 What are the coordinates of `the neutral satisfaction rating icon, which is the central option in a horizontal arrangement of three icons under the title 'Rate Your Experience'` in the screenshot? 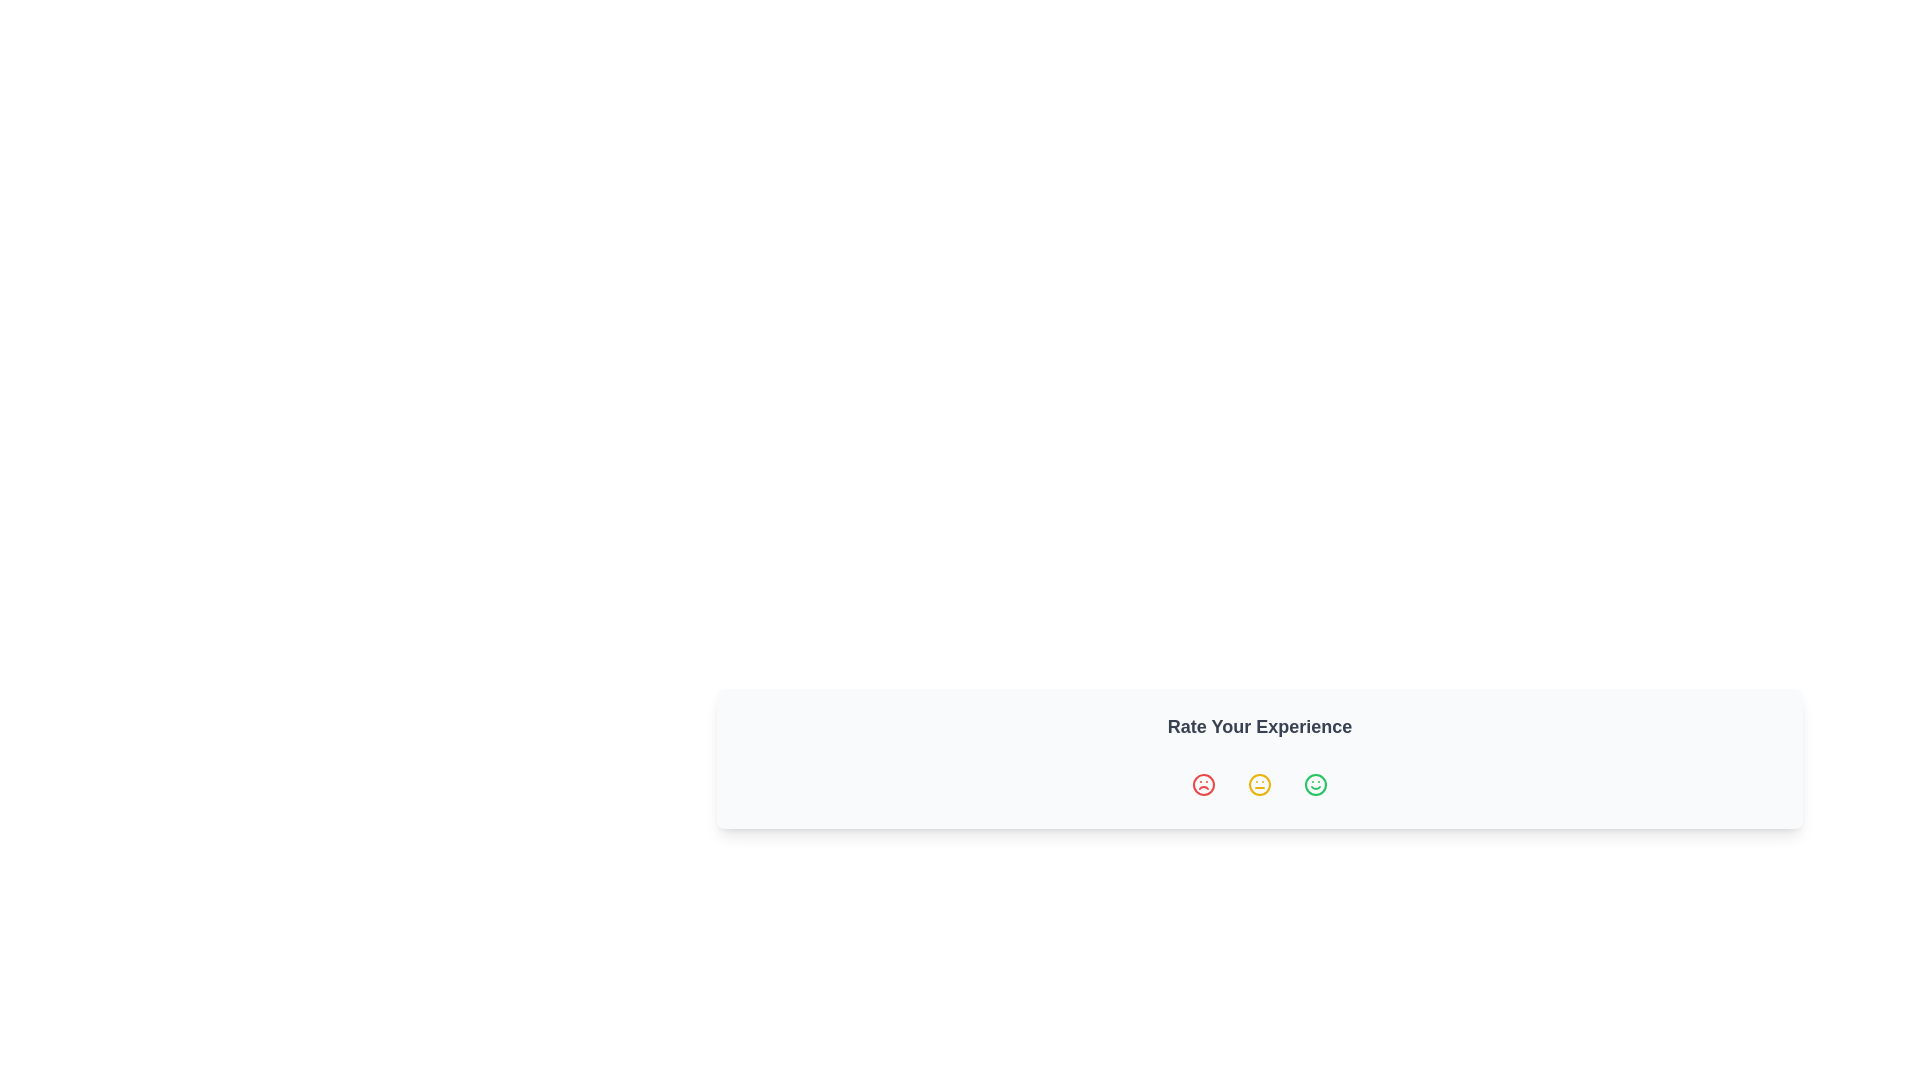 It's located at (1258, 784).